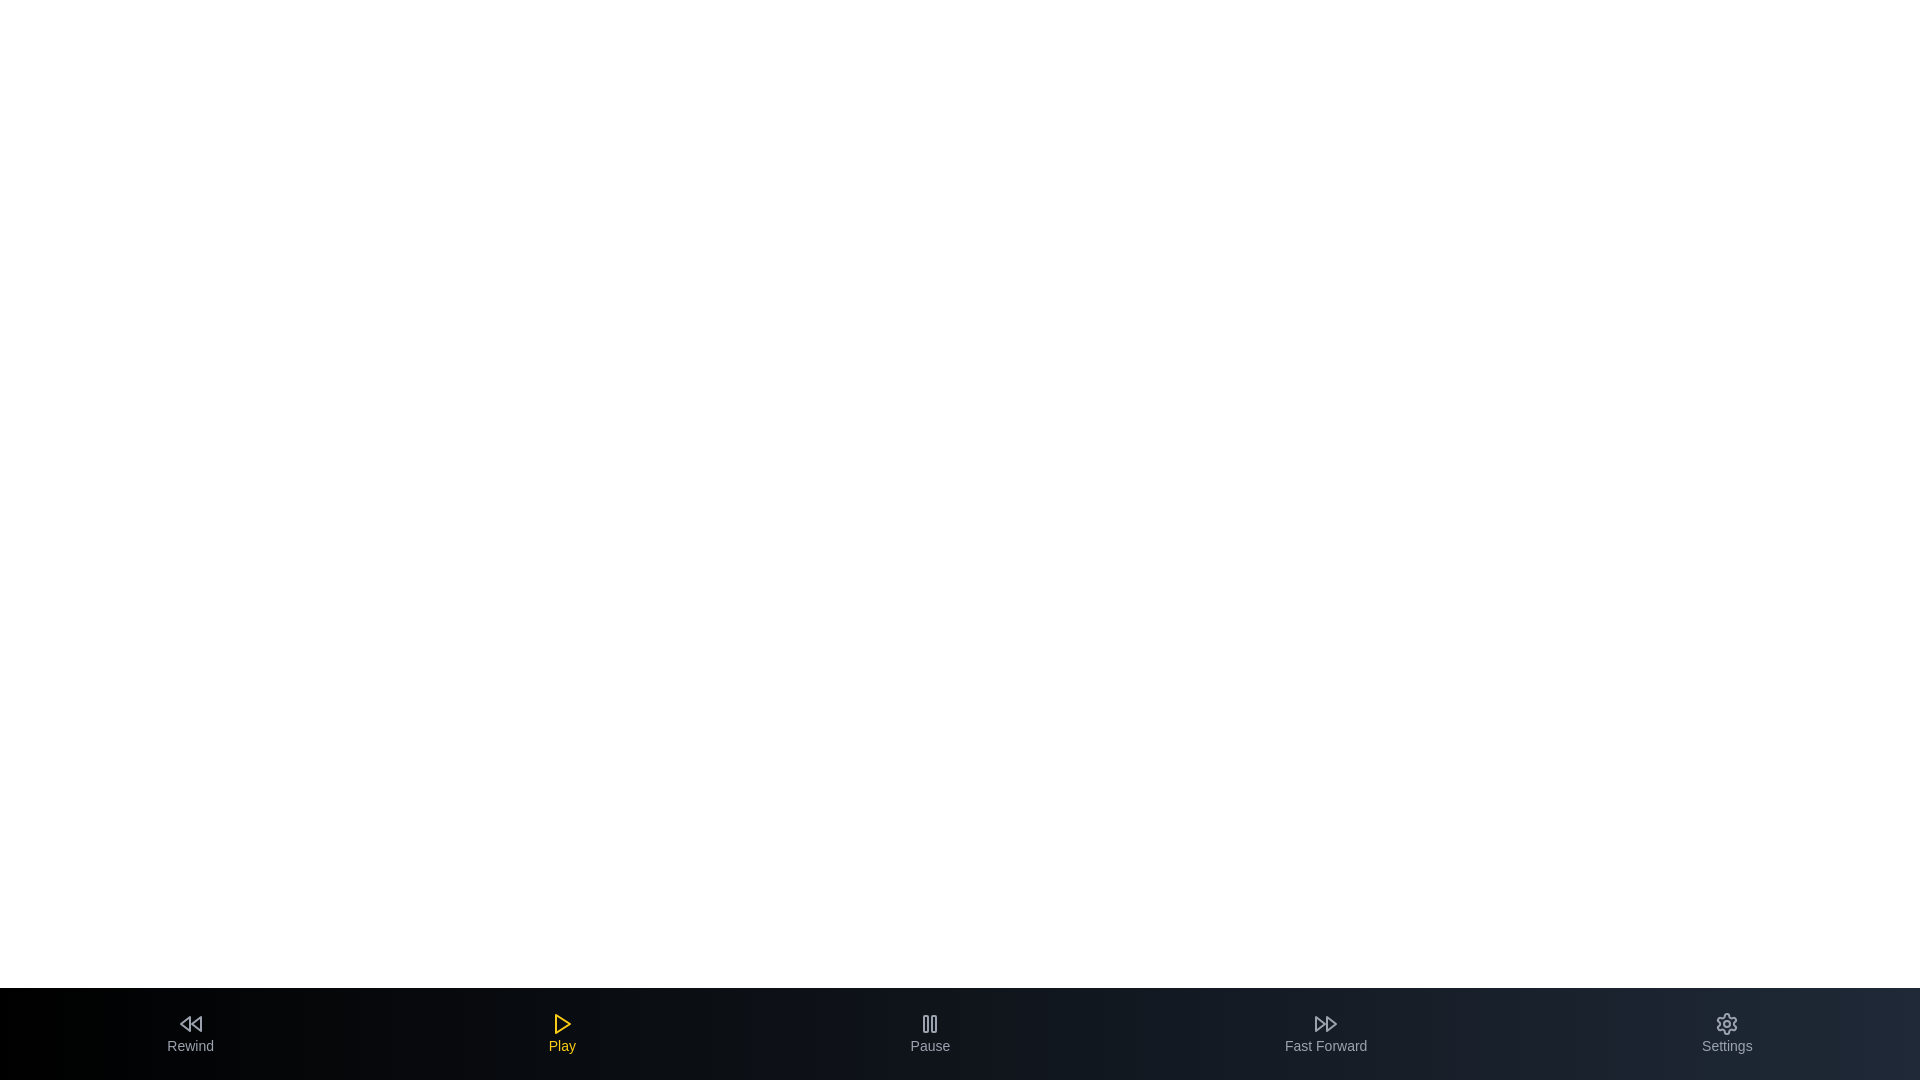 This screenshot has width=1920, height=1080. What do you see at coordinates (1726, 1033) in the screenshot?
I see `the Settings tab to select it` at bounding box center [1726, 1033].